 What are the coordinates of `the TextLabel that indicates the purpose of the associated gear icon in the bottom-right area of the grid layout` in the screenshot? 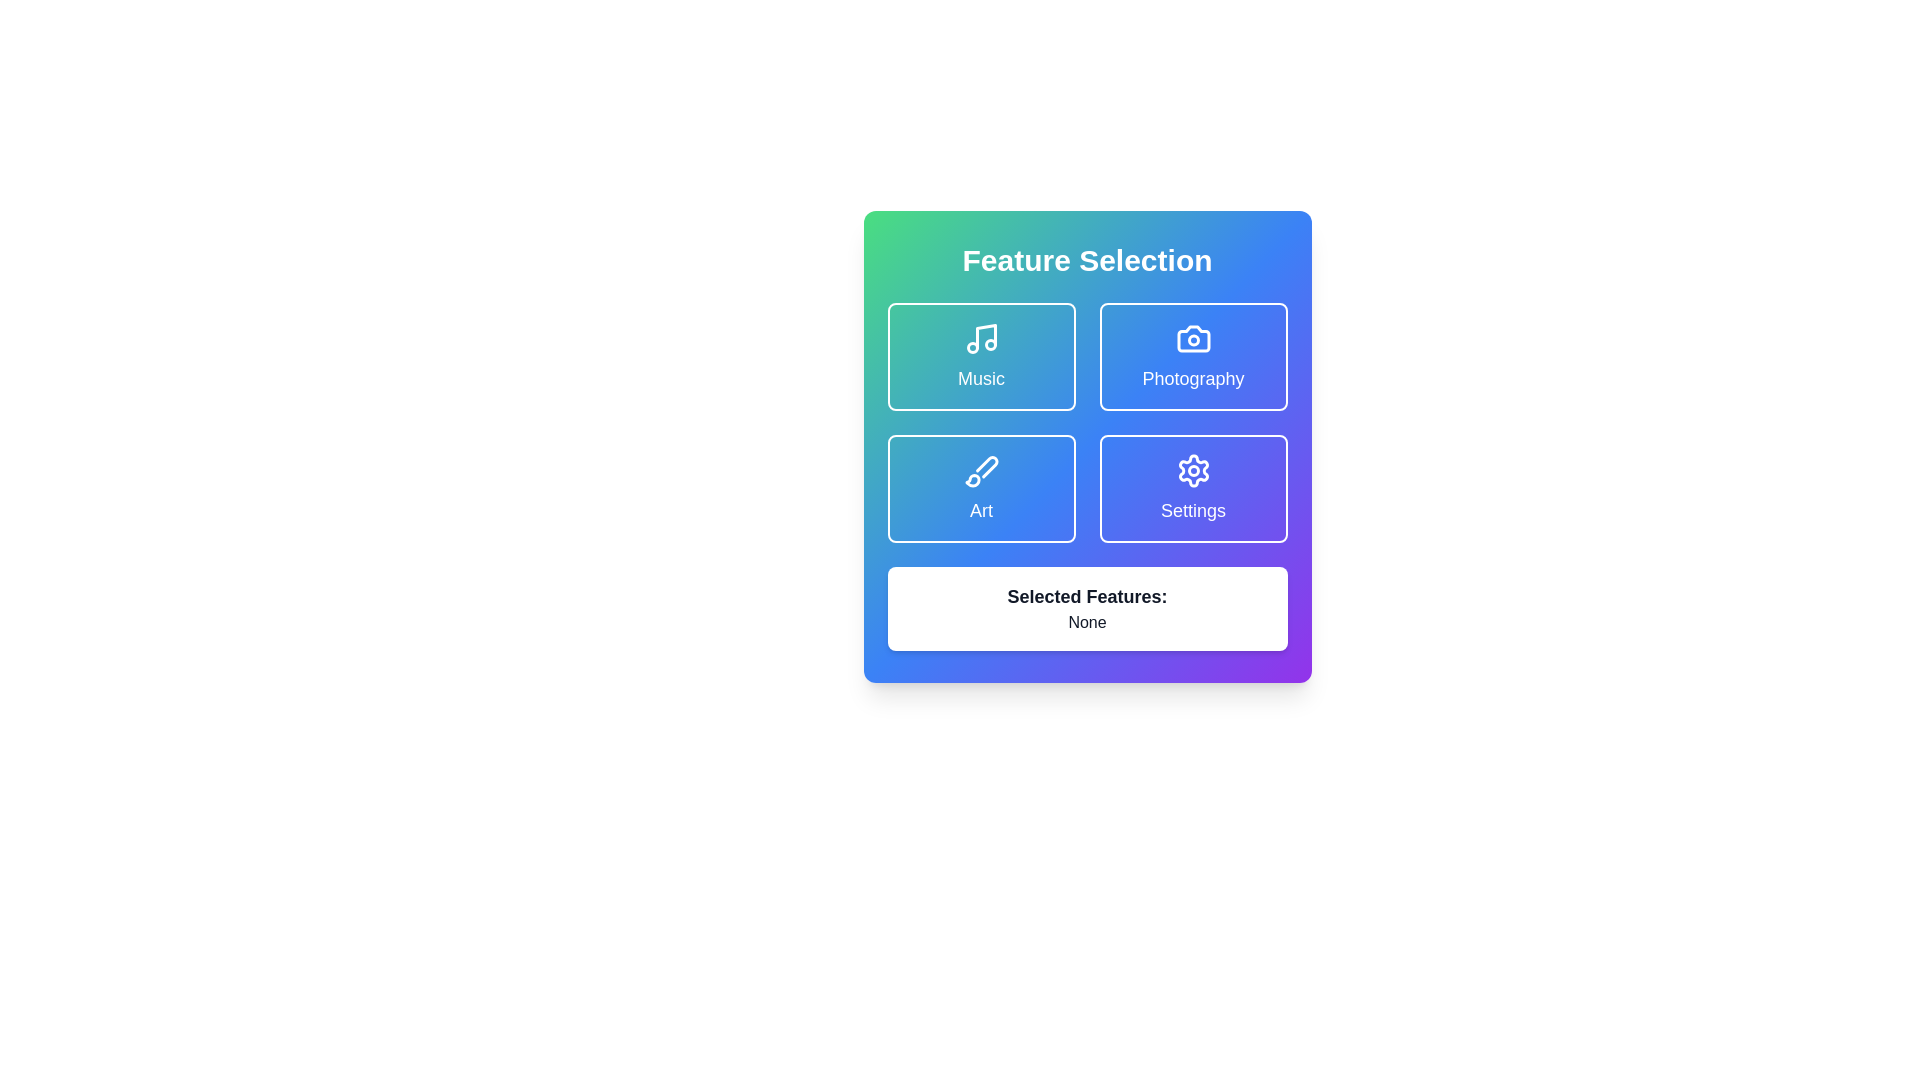 It's located at (1193, 509).